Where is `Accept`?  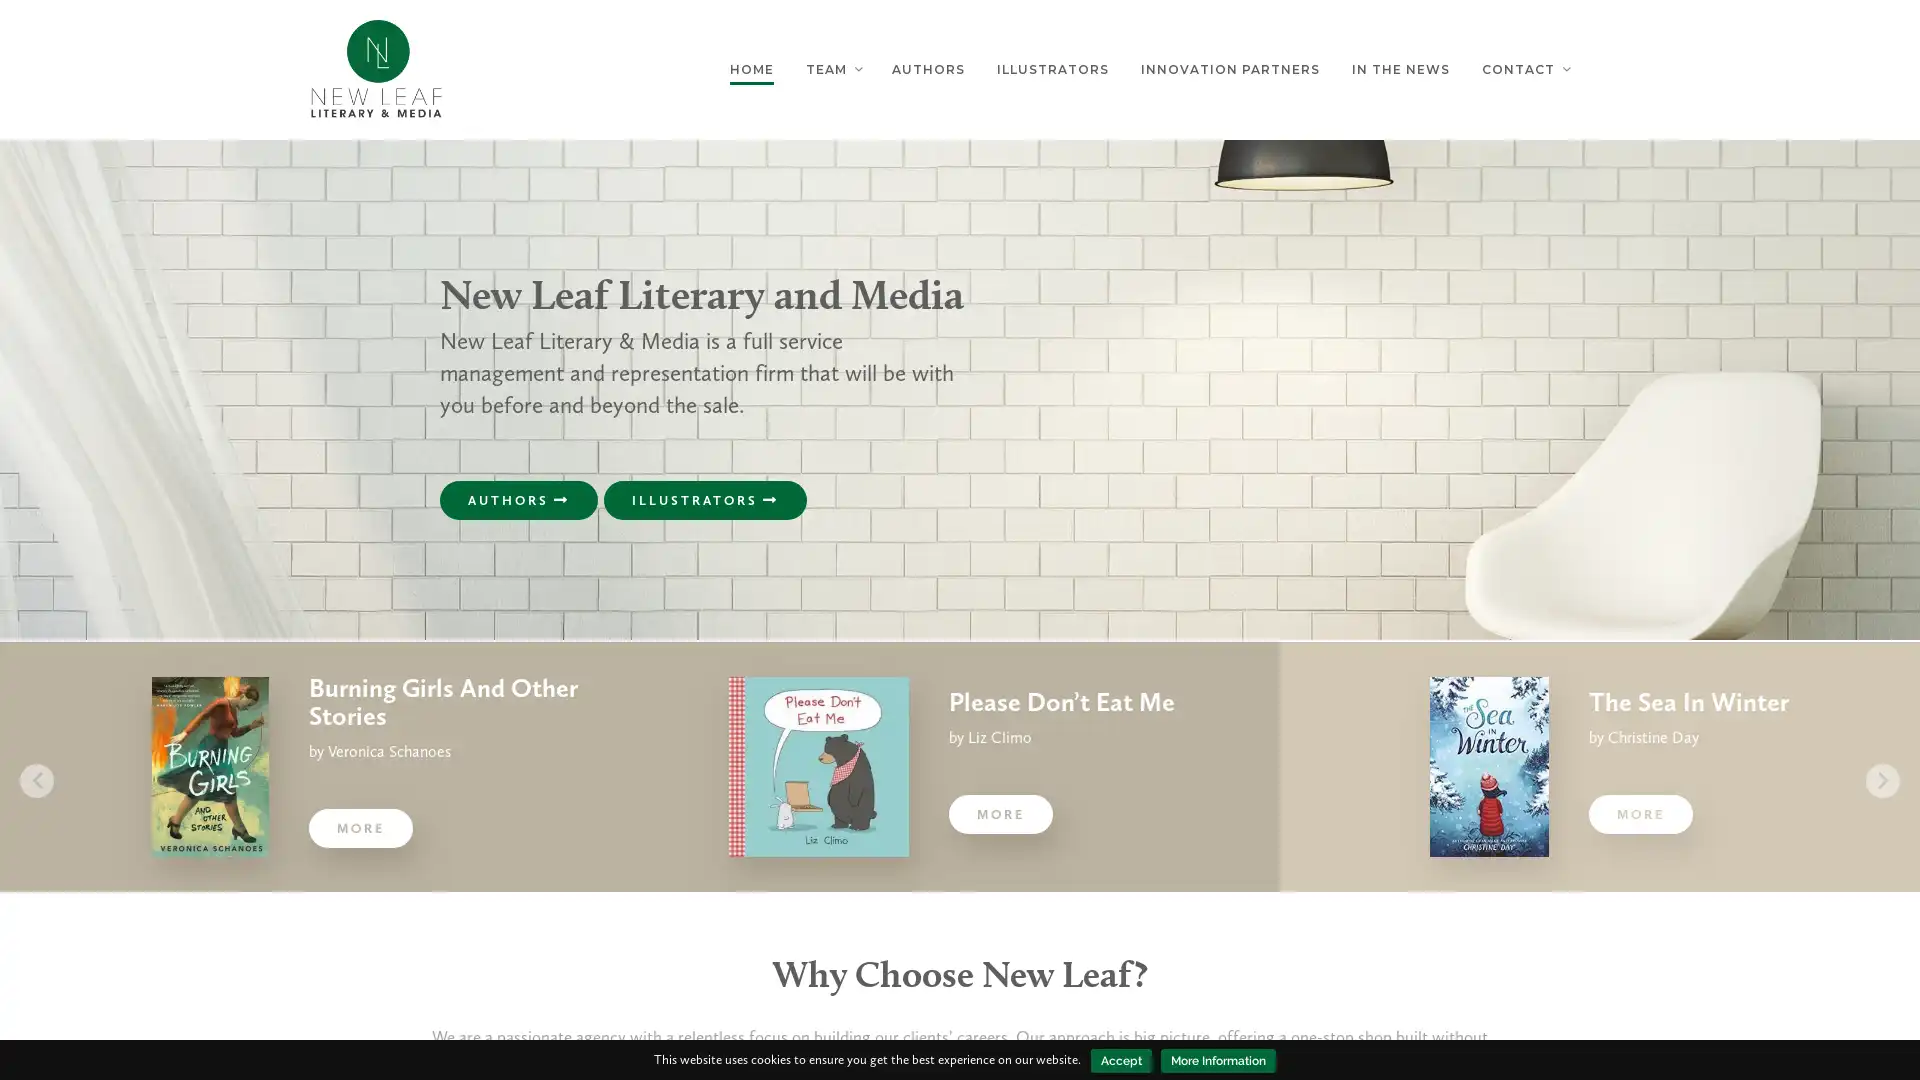
Accept is located at coordinates (1121, 1059).